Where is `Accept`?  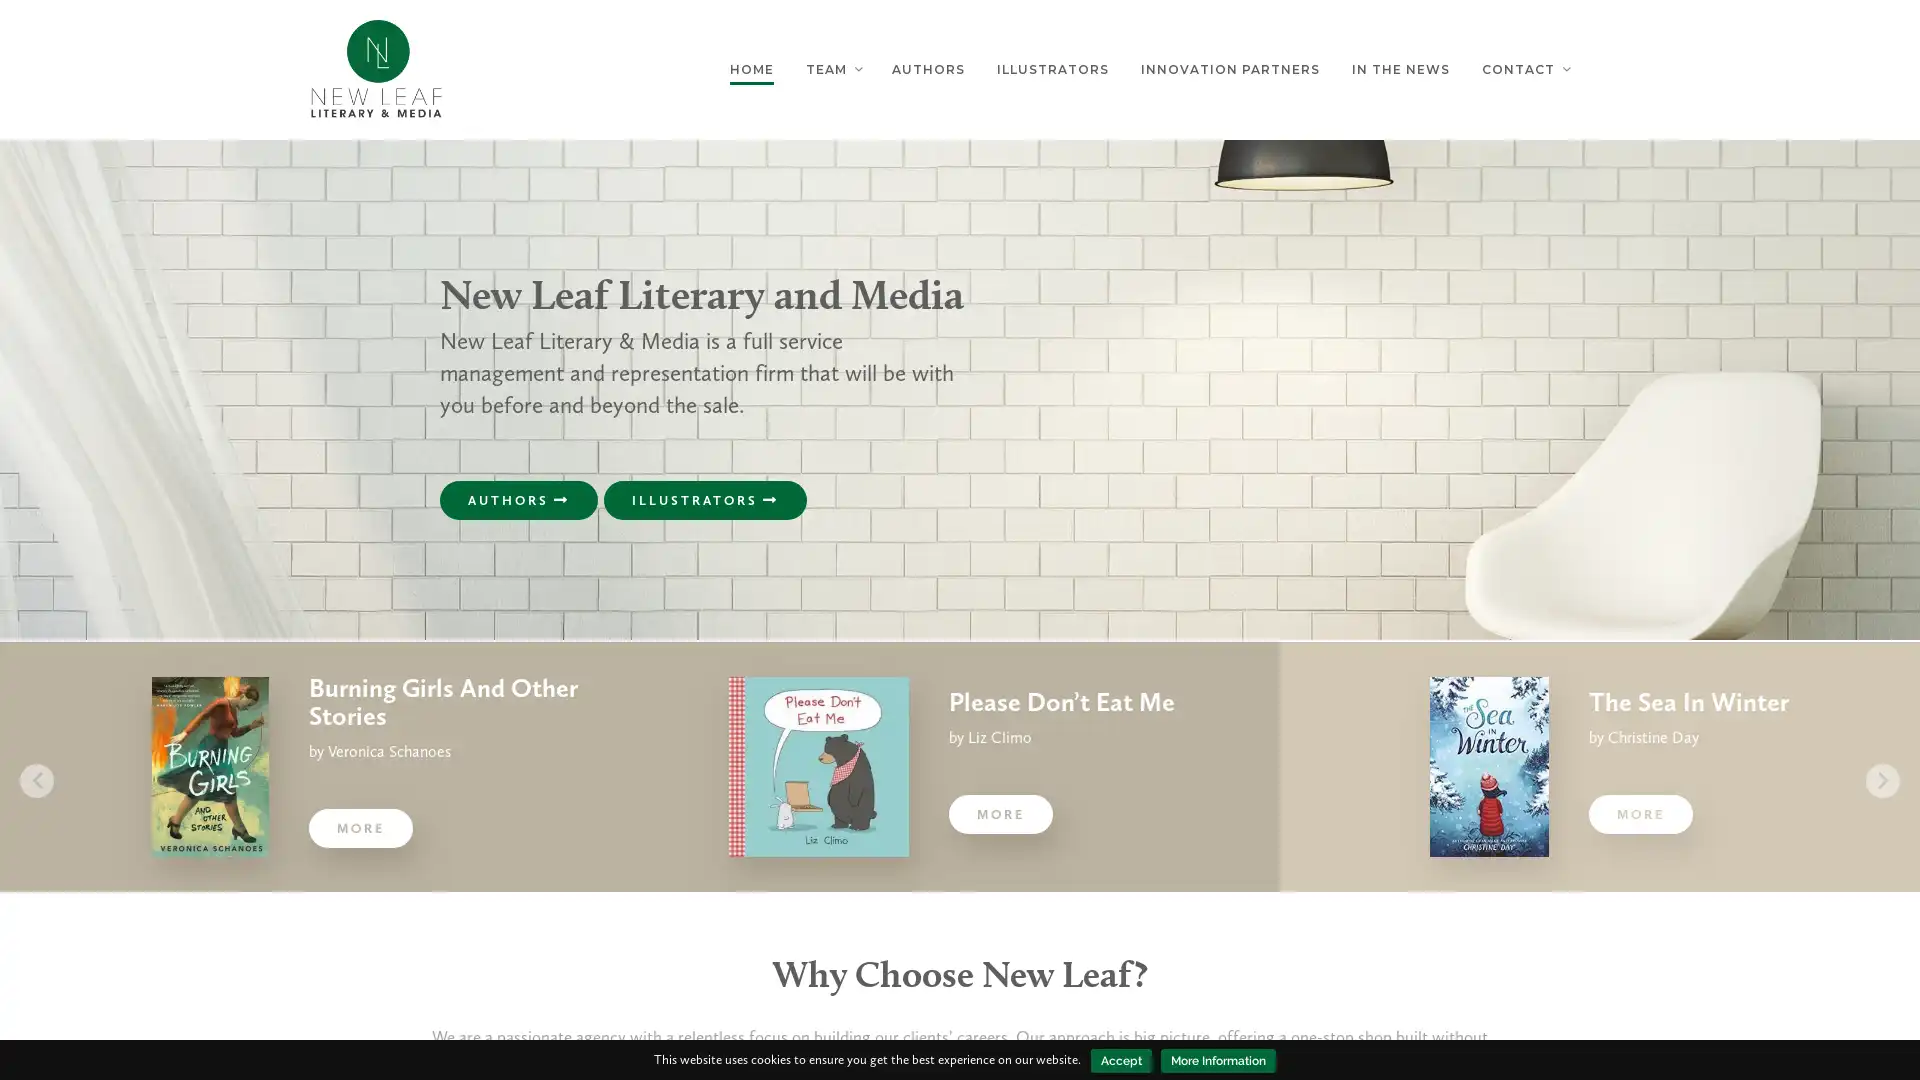
Accept is located at coordinates (1121, 1059).